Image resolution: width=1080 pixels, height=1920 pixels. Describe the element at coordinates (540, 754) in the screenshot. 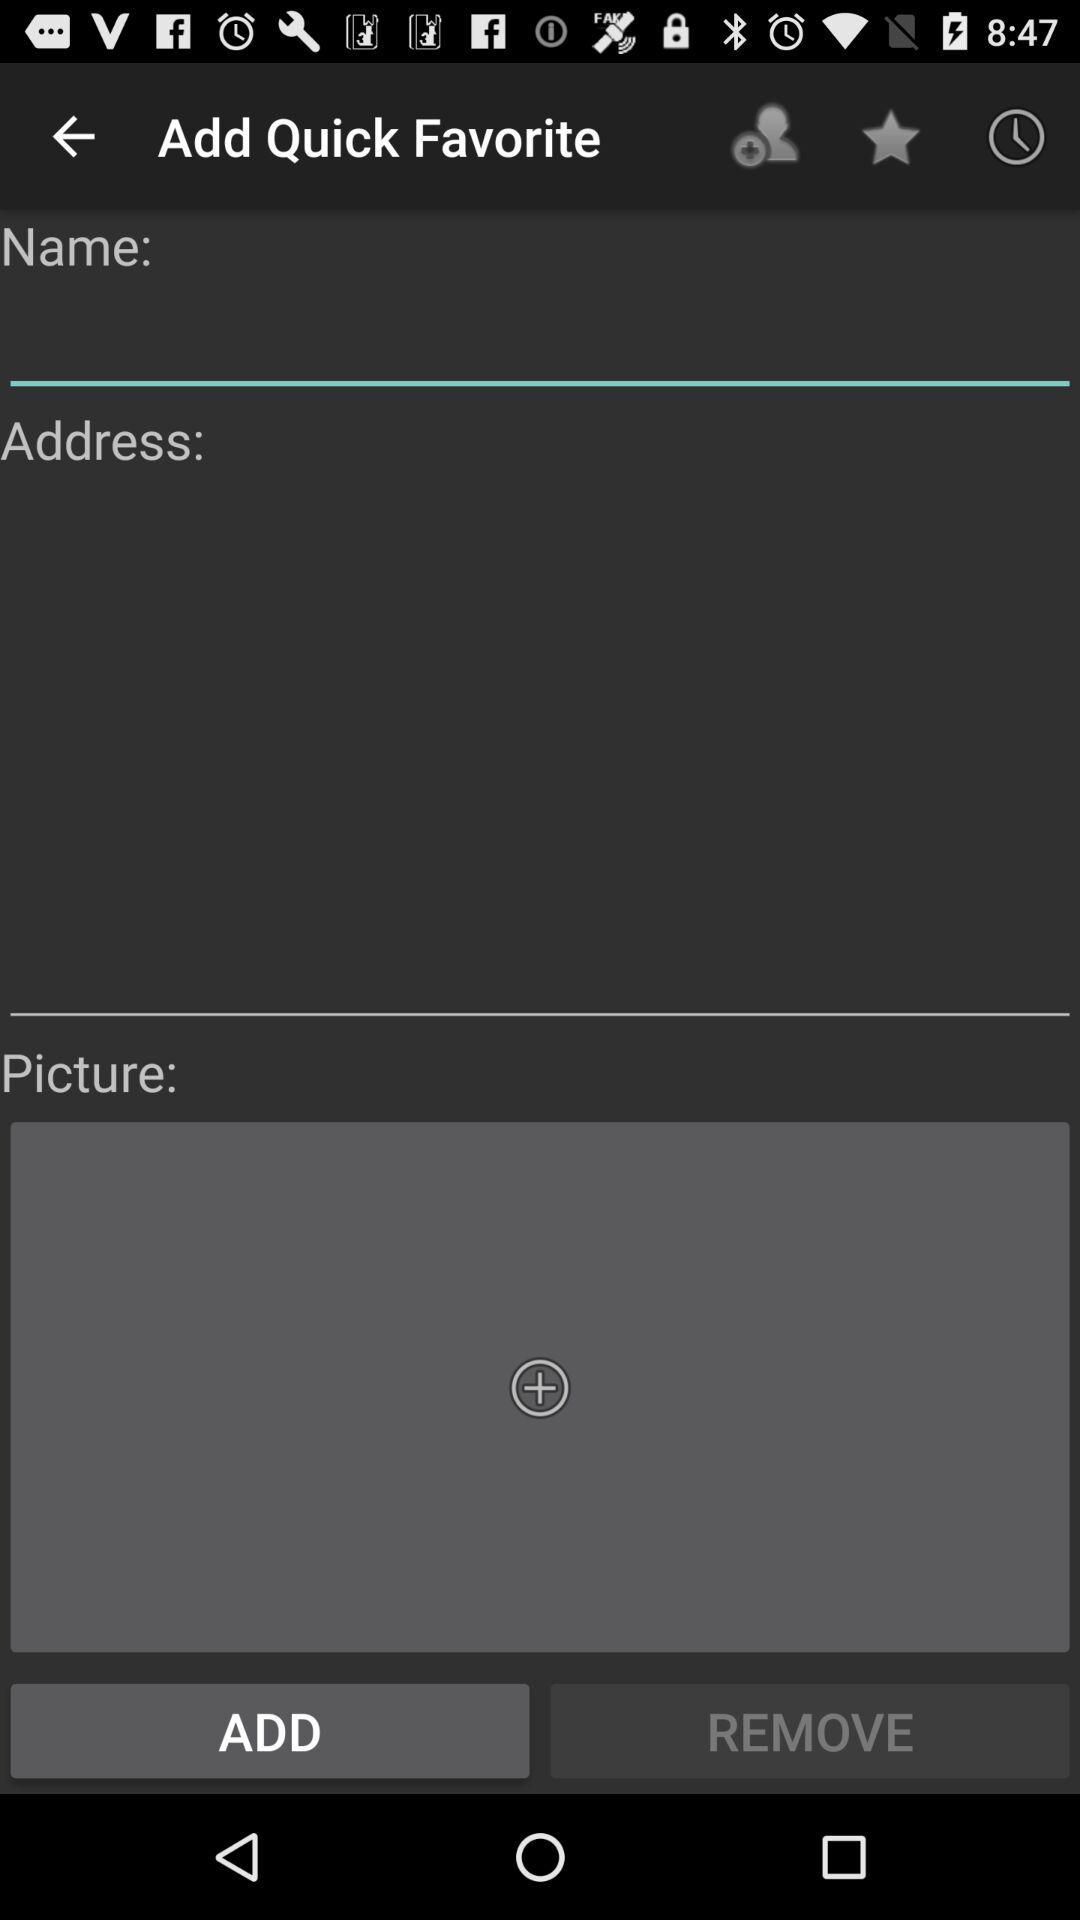

I see `address` at that location.